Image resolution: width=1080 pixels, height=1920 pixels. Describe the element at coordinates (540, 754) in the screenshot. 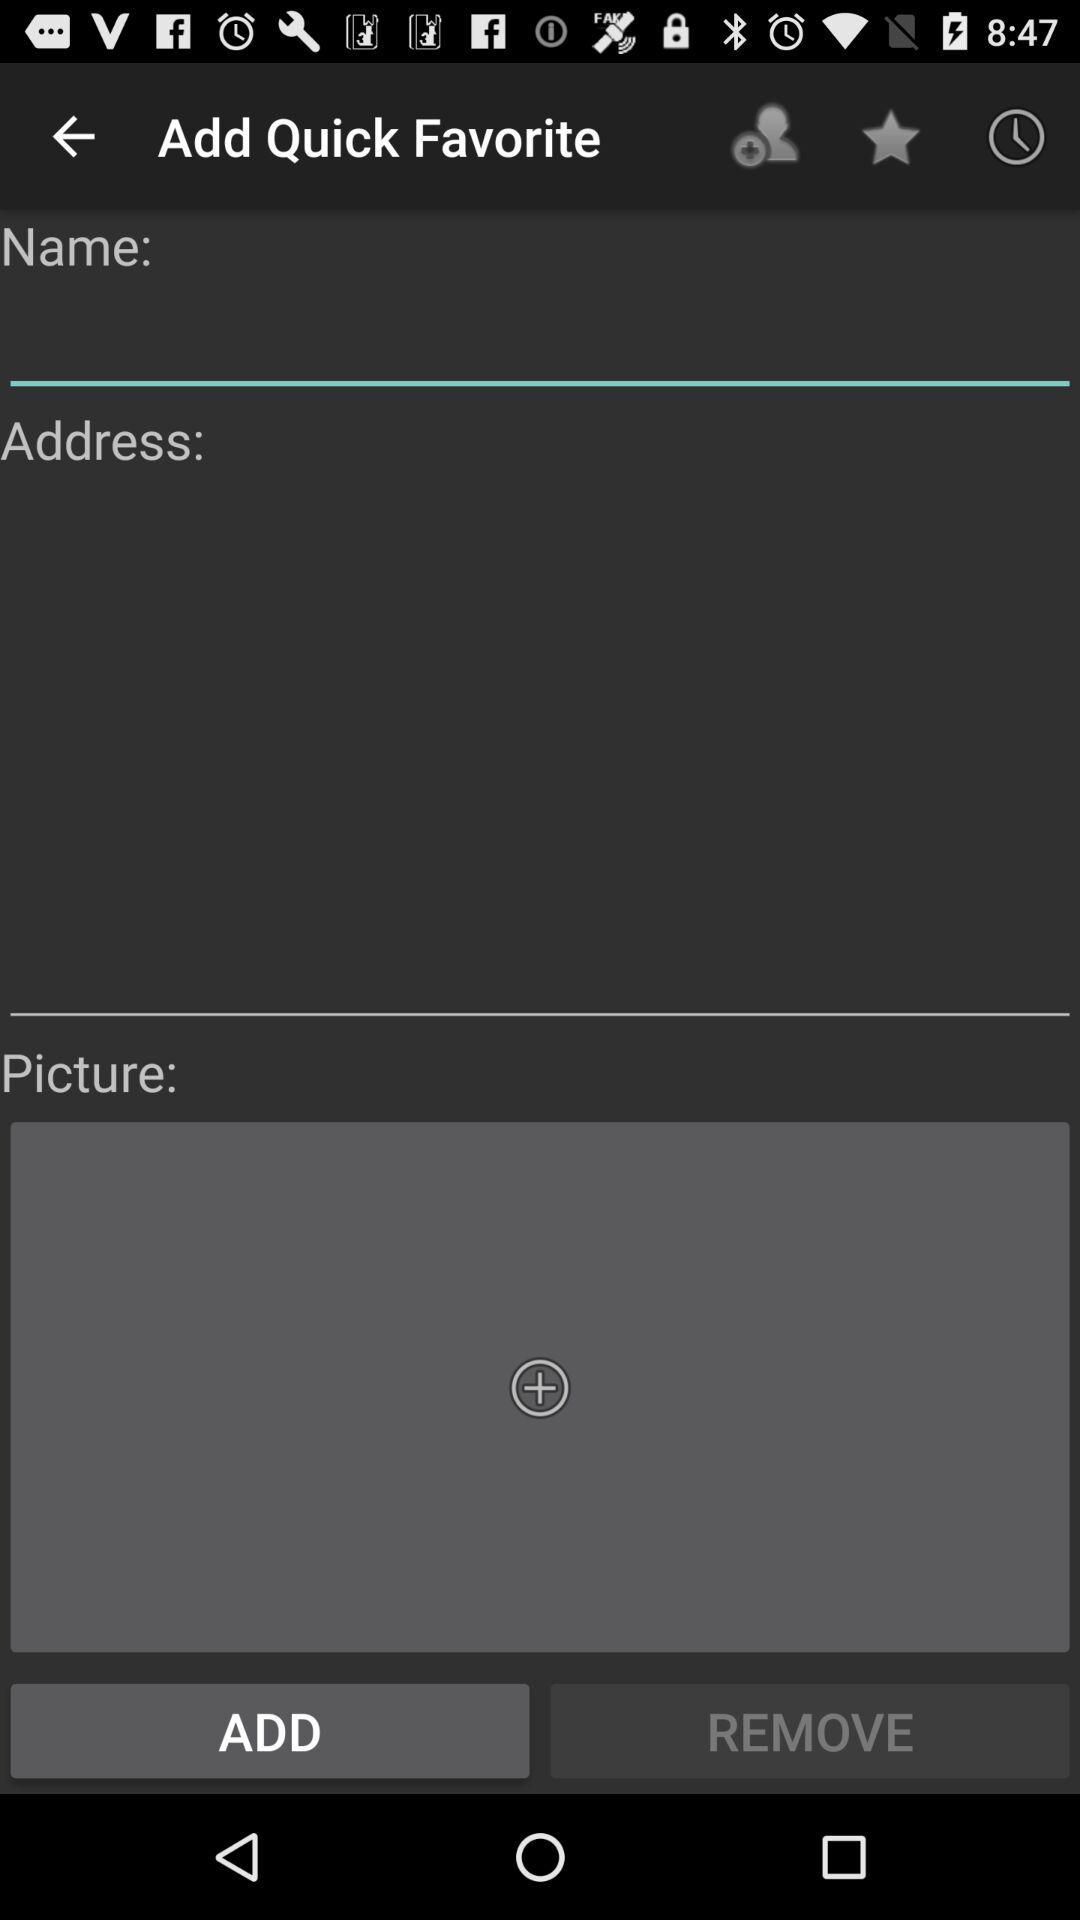

I see `address` at that location.